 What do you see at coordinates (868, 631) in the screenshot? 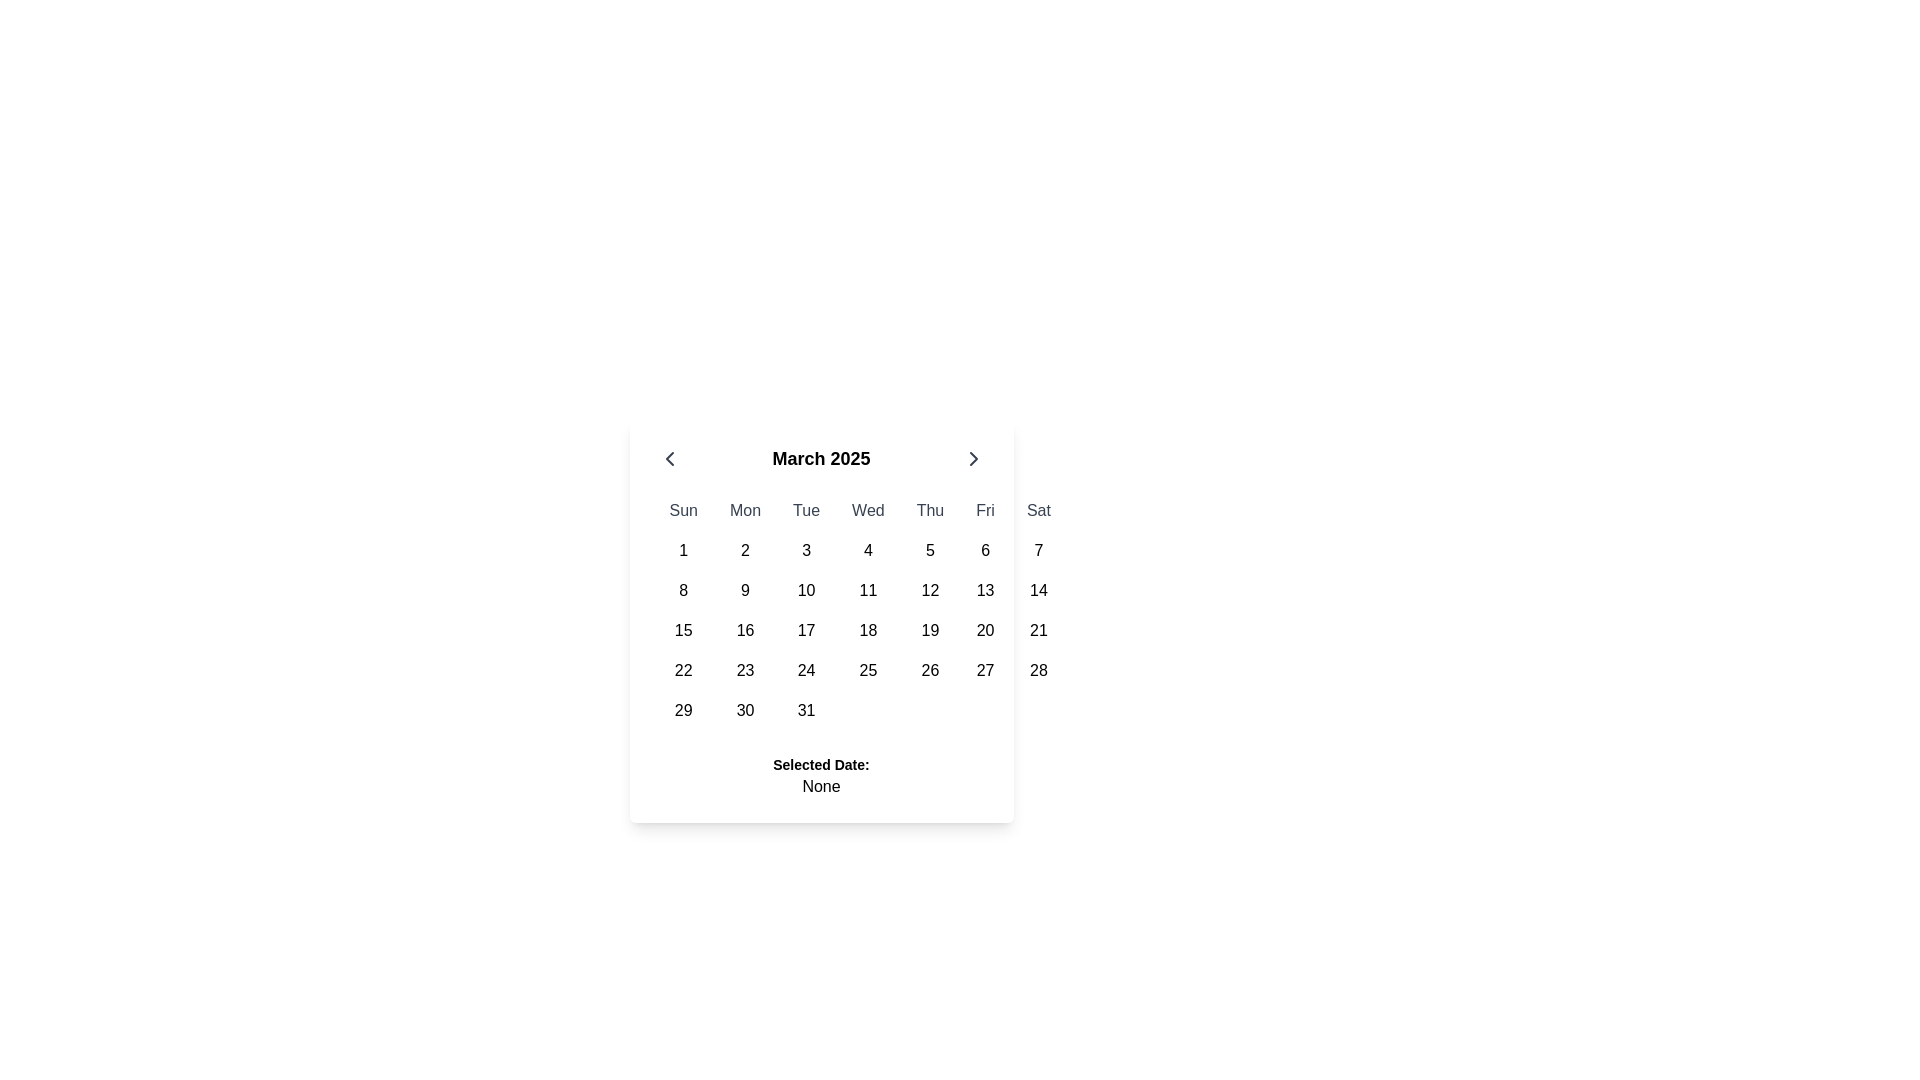
I see `text of the Calendar day item representing the 18th day of the month, which is selectable within the calendar interface` at bounding box center [868, 631].